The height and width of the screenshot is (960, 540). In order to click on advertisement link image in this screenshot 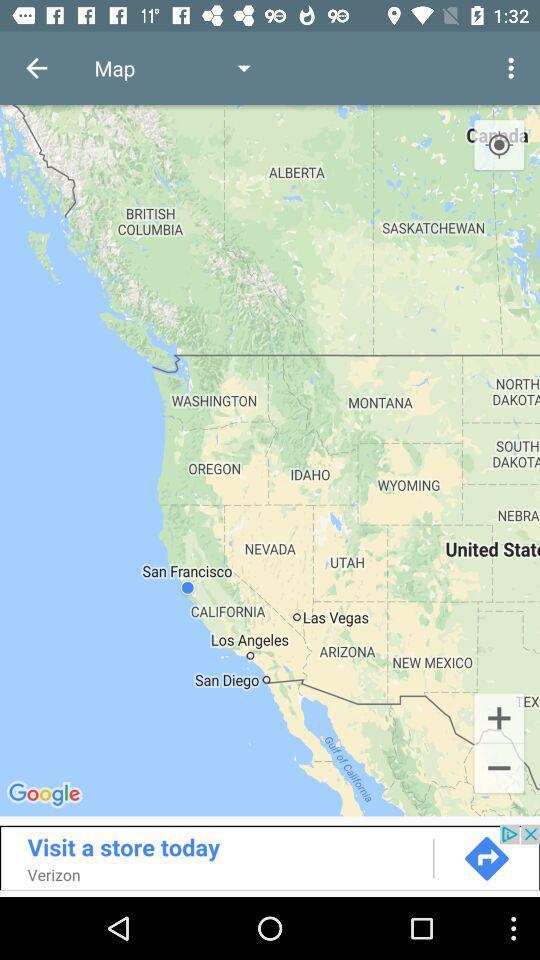, I will do `click(270, 856)`.